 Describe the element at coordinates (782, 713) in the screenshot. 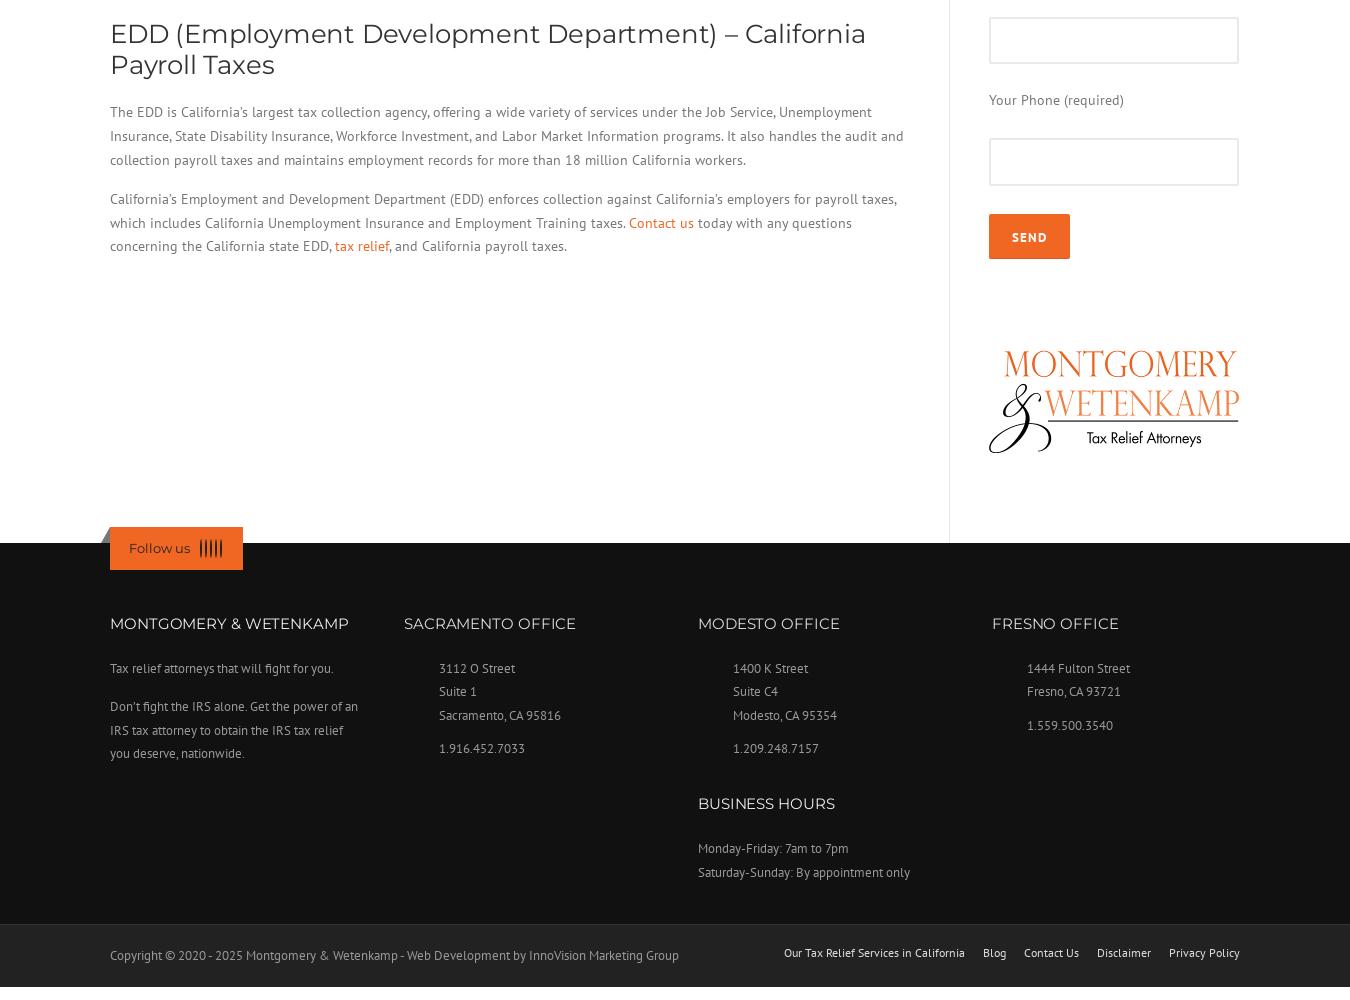

I see `'Modesto, CA 95354'` at that location.